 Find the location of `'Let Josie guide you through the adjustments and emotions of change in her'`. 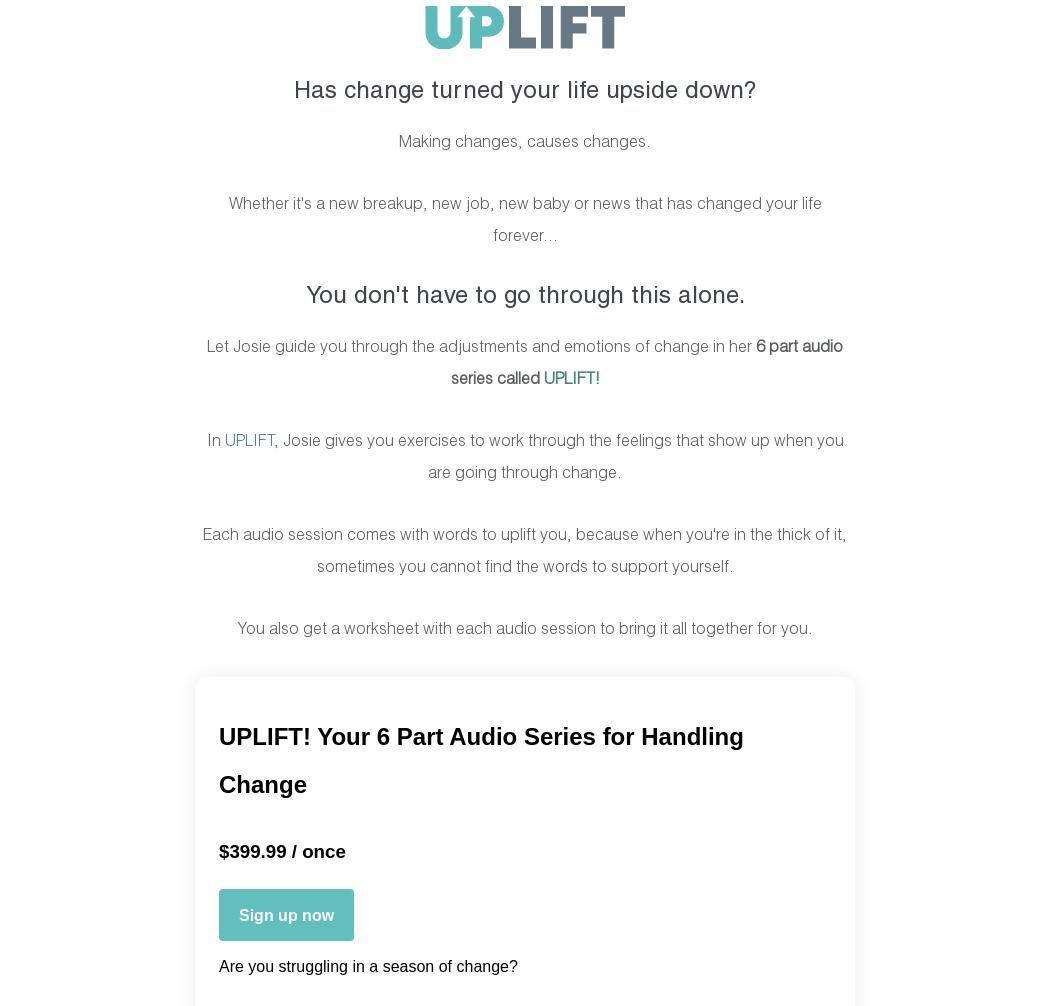

'Let Josie guide you through the adjustments and emotions of change in her' is located at coordinates (481, 346).